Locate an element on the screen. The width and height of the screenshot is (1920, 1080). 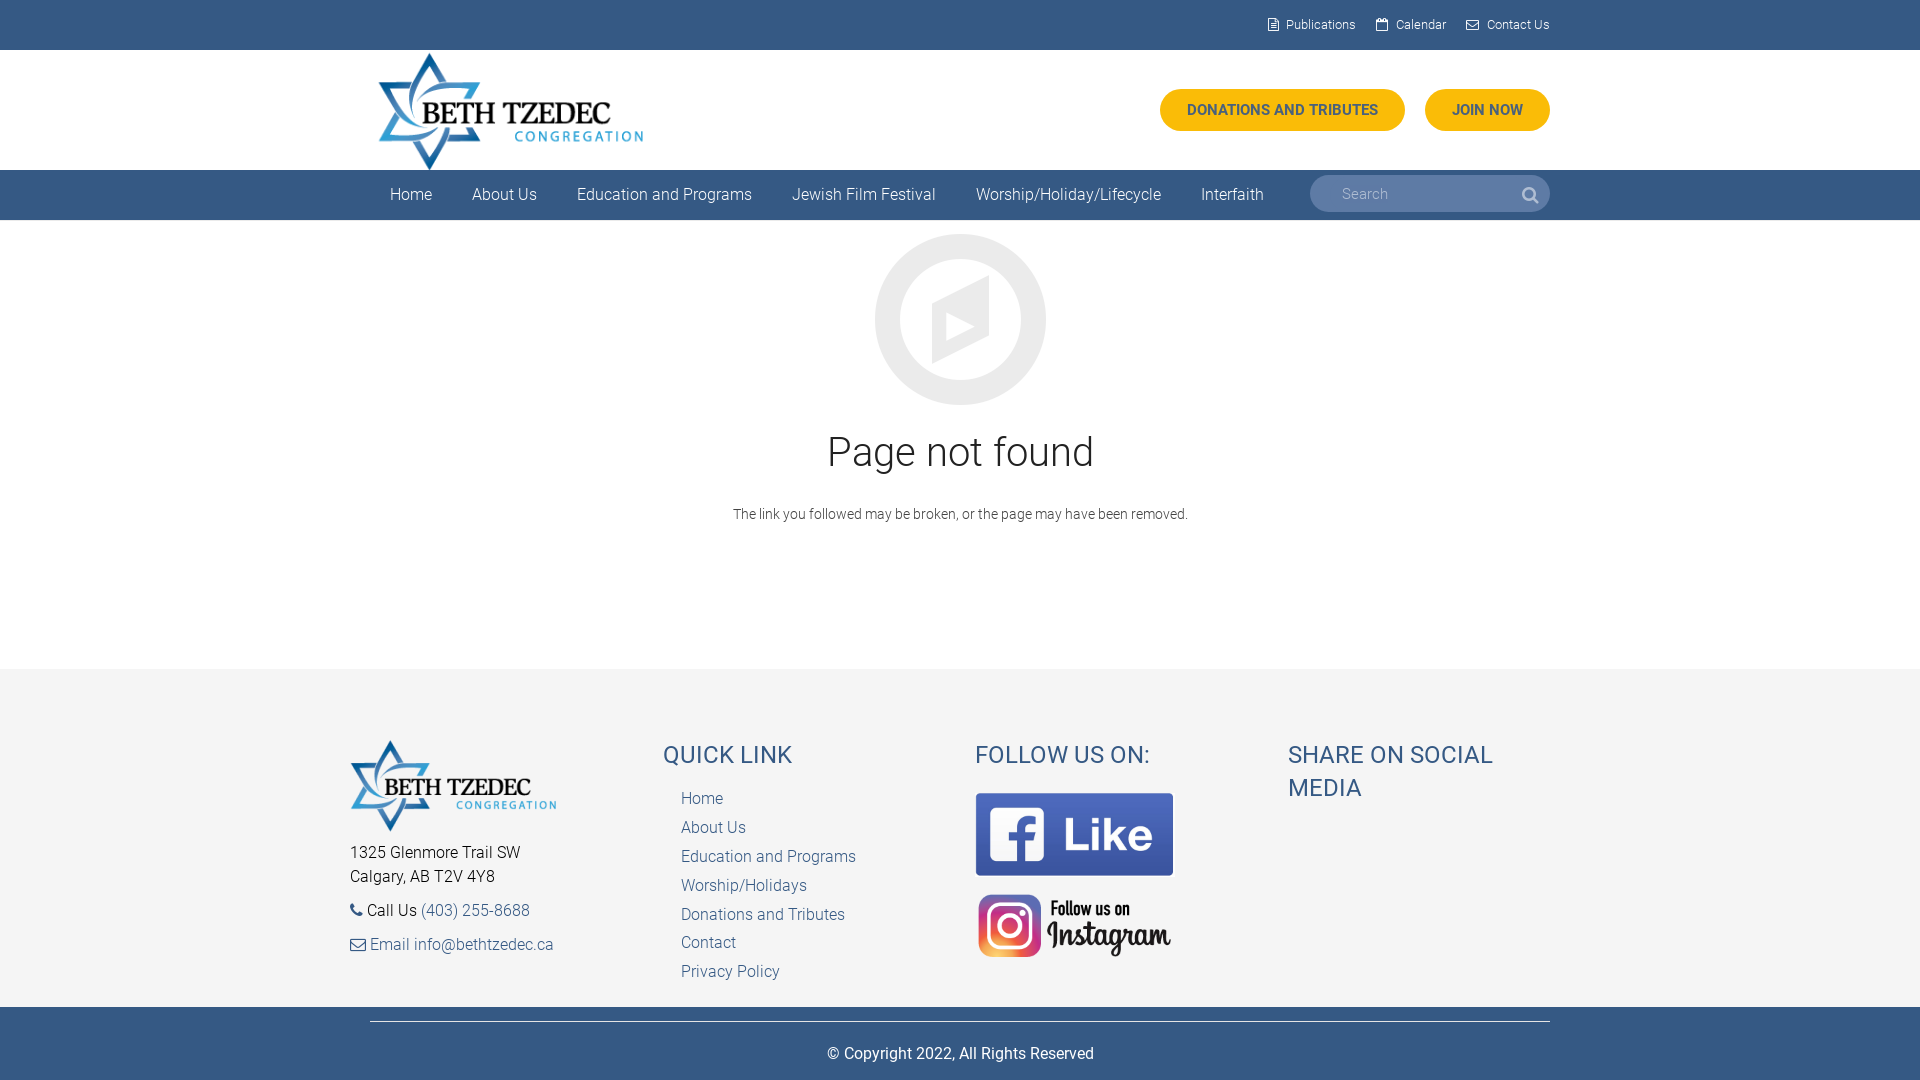
'Education and Programs' is located at coordinates (664, 195).